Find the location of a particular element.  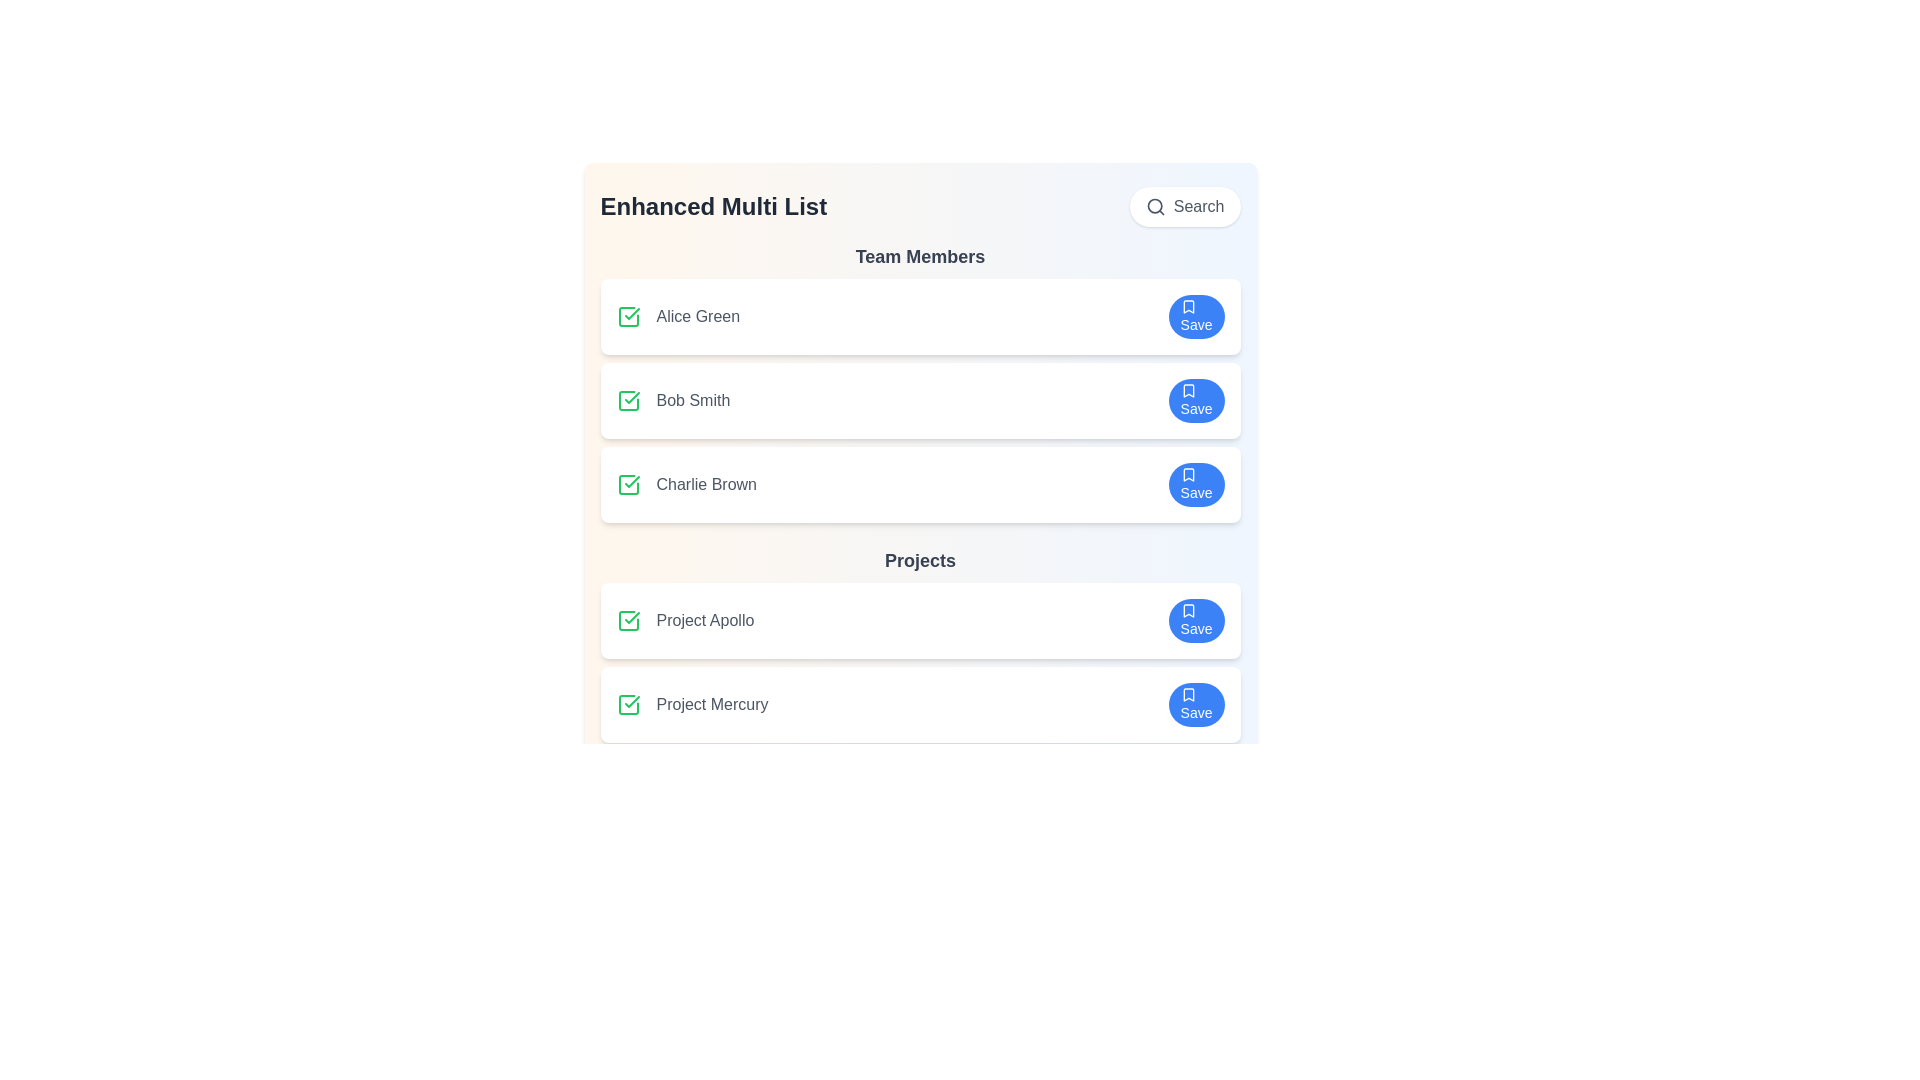

the save button for Project Mercury is located at coordinates (1196, 704).